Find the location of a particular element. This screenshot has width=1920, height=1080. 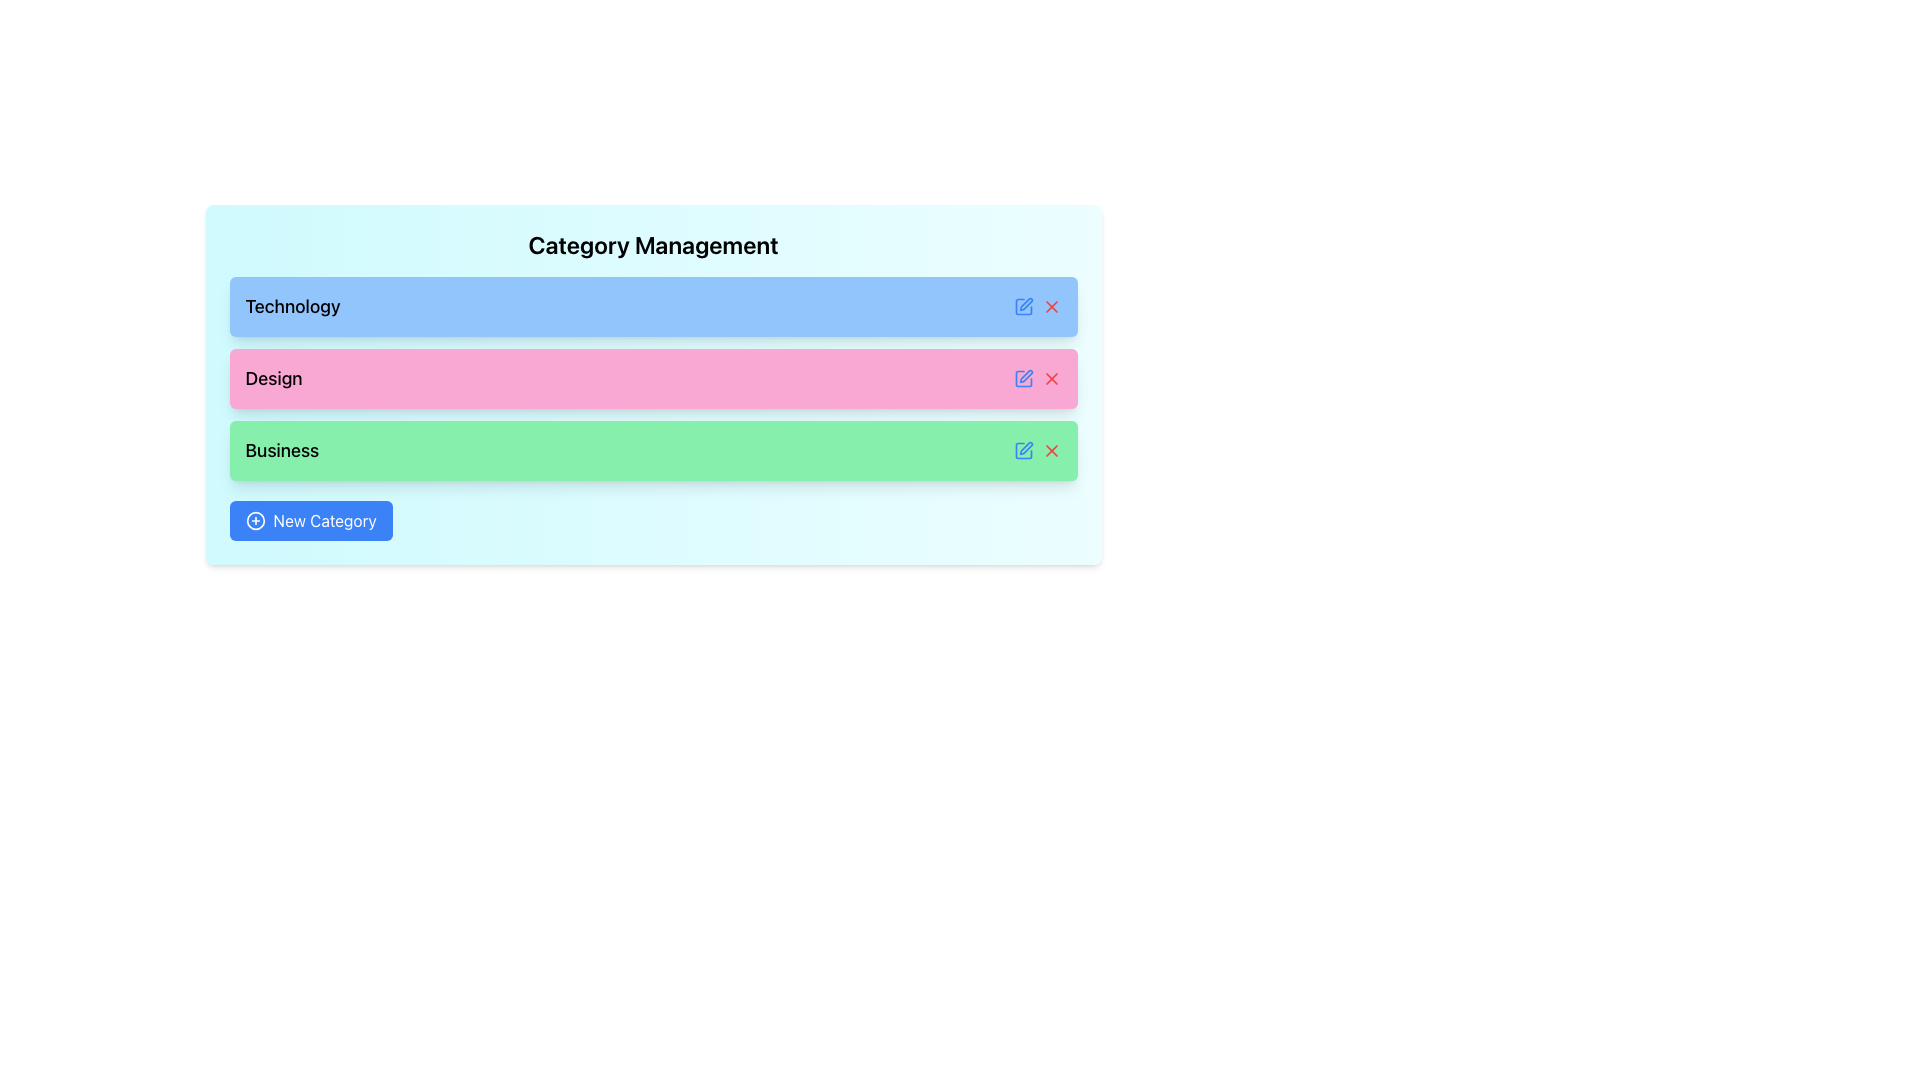

text label identifying the category as 'Design', located in the second item of a vertical list with a pink background is located at coordinates (272, 378).